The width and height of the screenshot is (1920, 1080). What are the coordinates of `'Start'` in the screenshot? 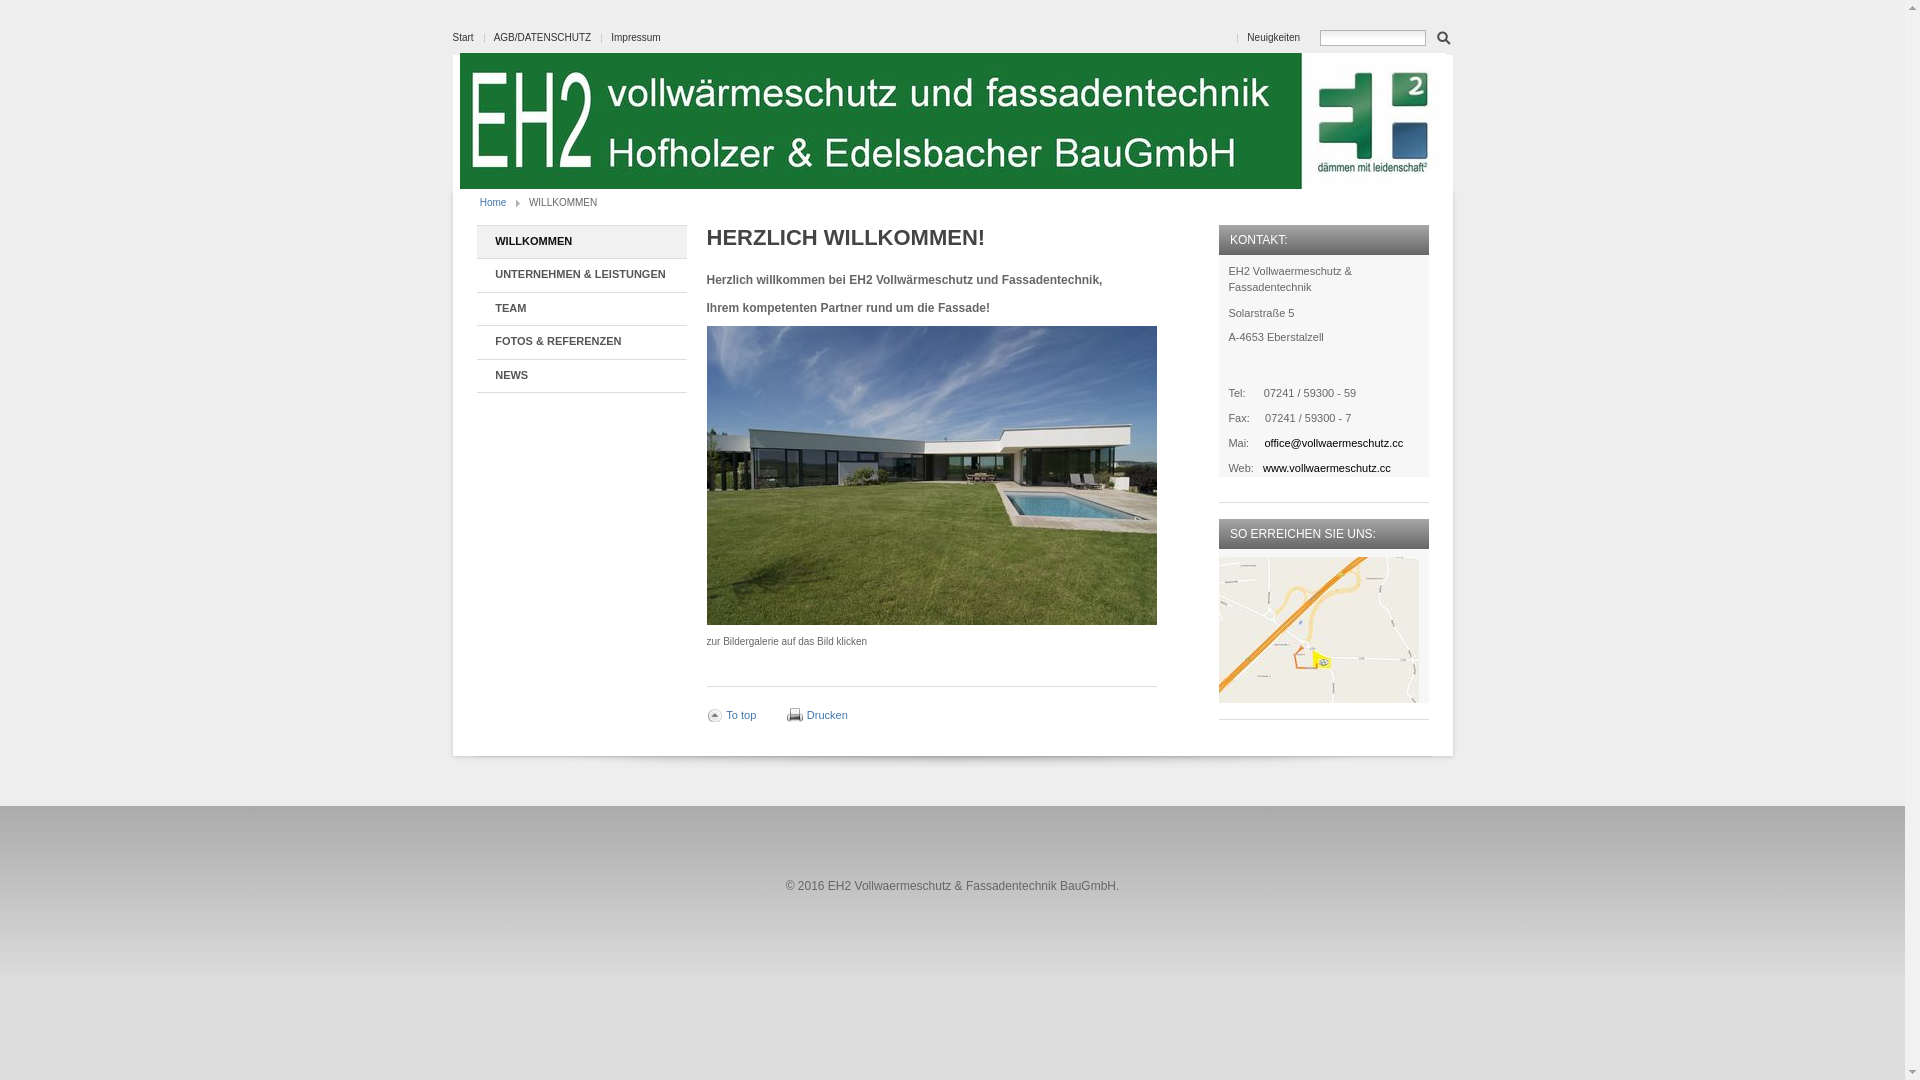 It's located at (461, 37).